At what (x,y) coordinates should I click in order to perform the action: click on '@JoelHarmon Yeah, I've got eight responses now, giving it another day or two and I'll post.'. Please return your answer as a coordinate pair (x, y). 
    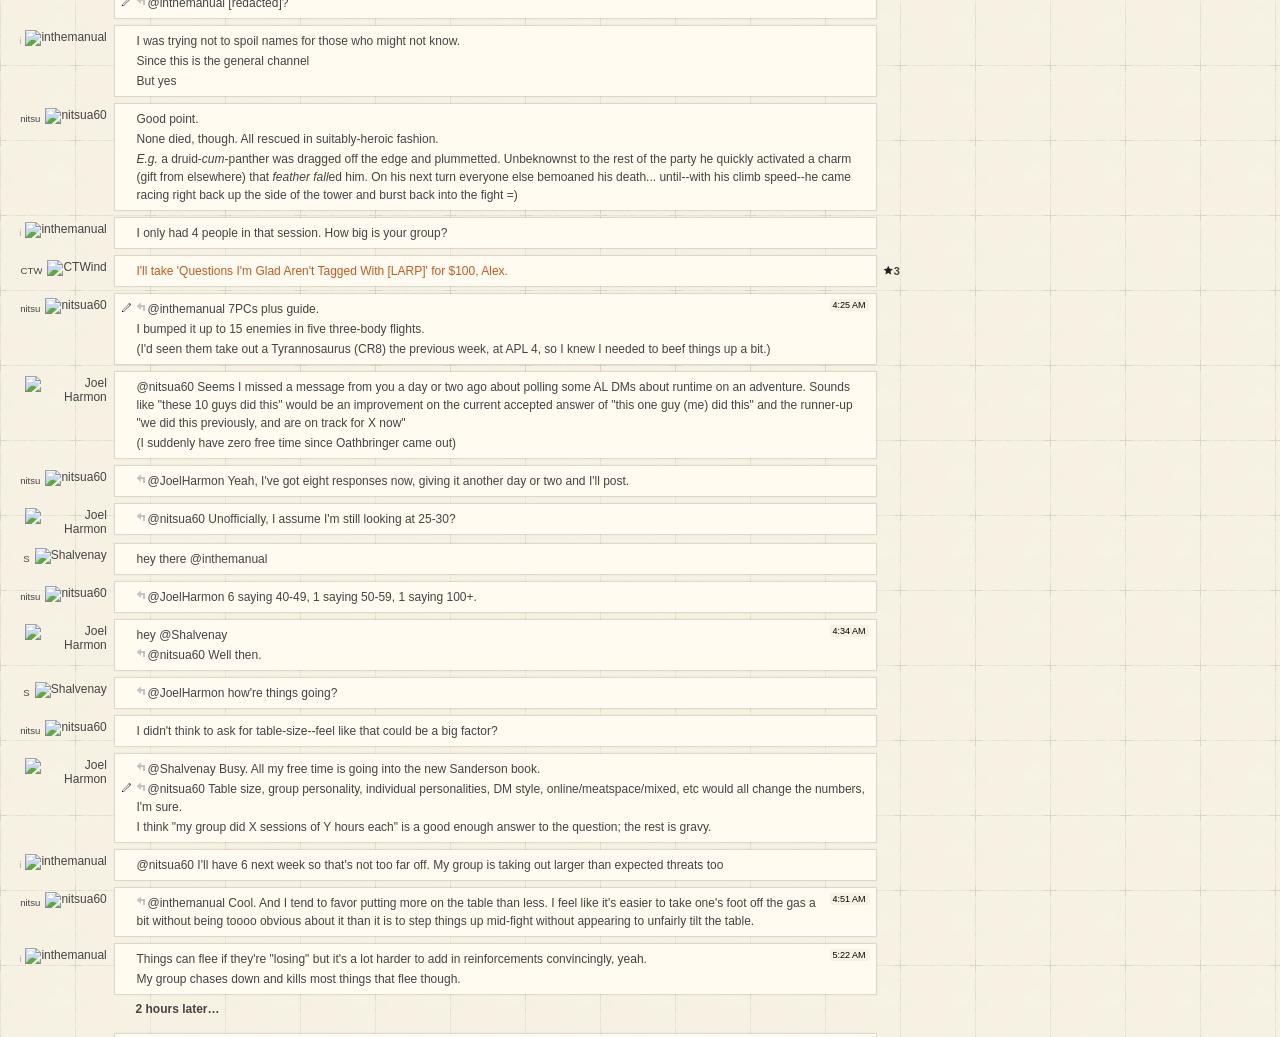
    Looking at the image, I should click on (387, 479).